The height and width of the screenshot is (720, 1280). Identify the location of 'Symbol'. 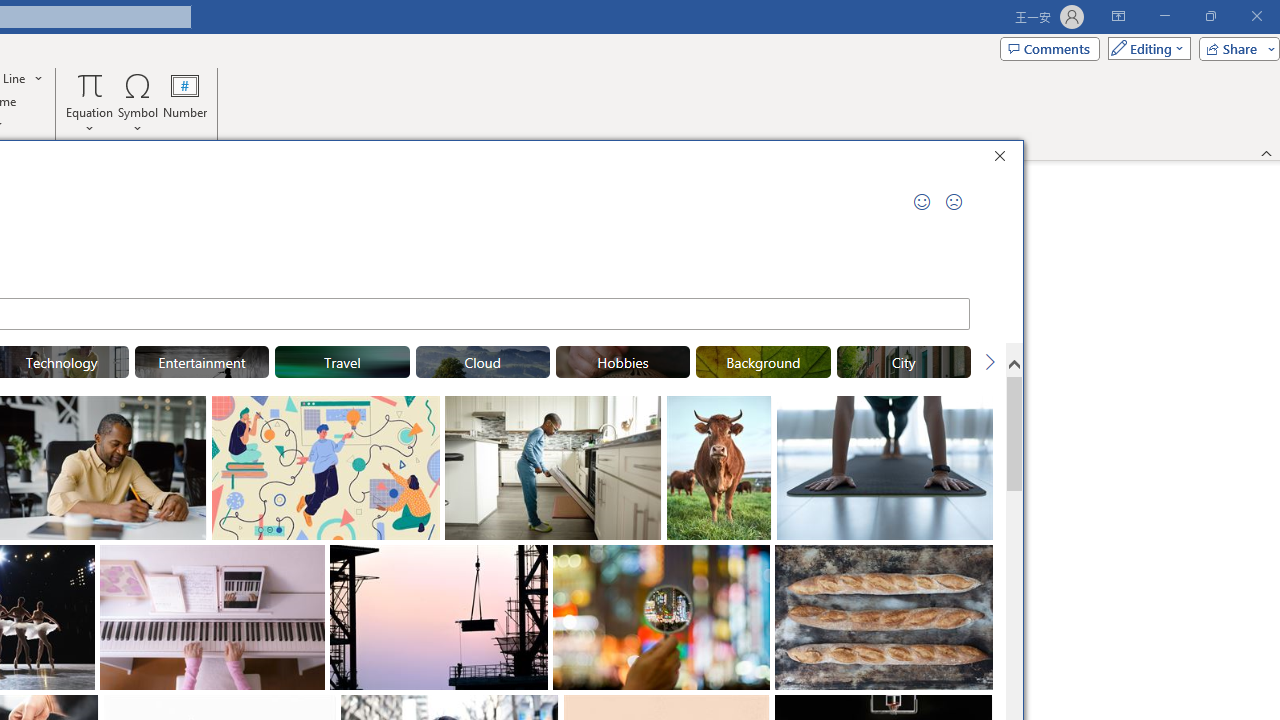
(137, 103).